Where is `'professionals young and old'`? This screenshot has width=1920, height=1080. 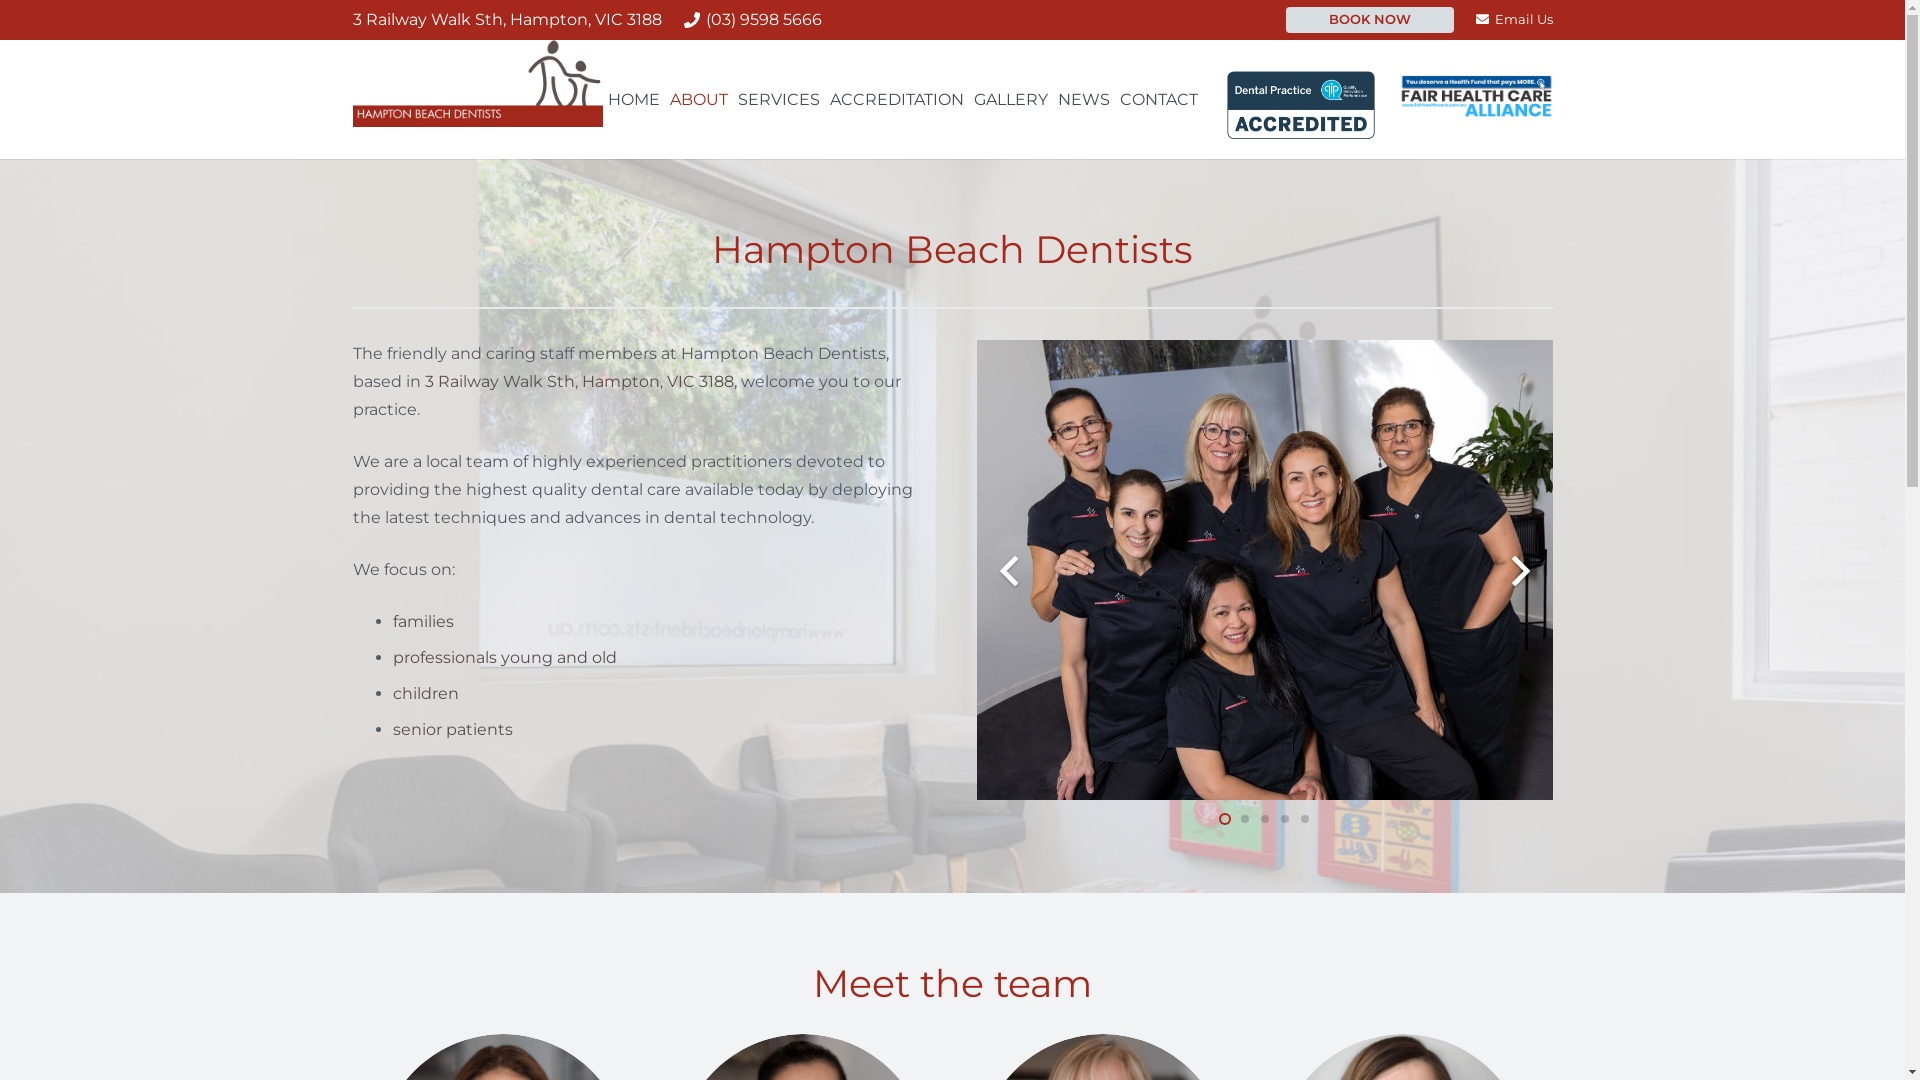 'professionals young and old' is located at coordinates (504, 657).